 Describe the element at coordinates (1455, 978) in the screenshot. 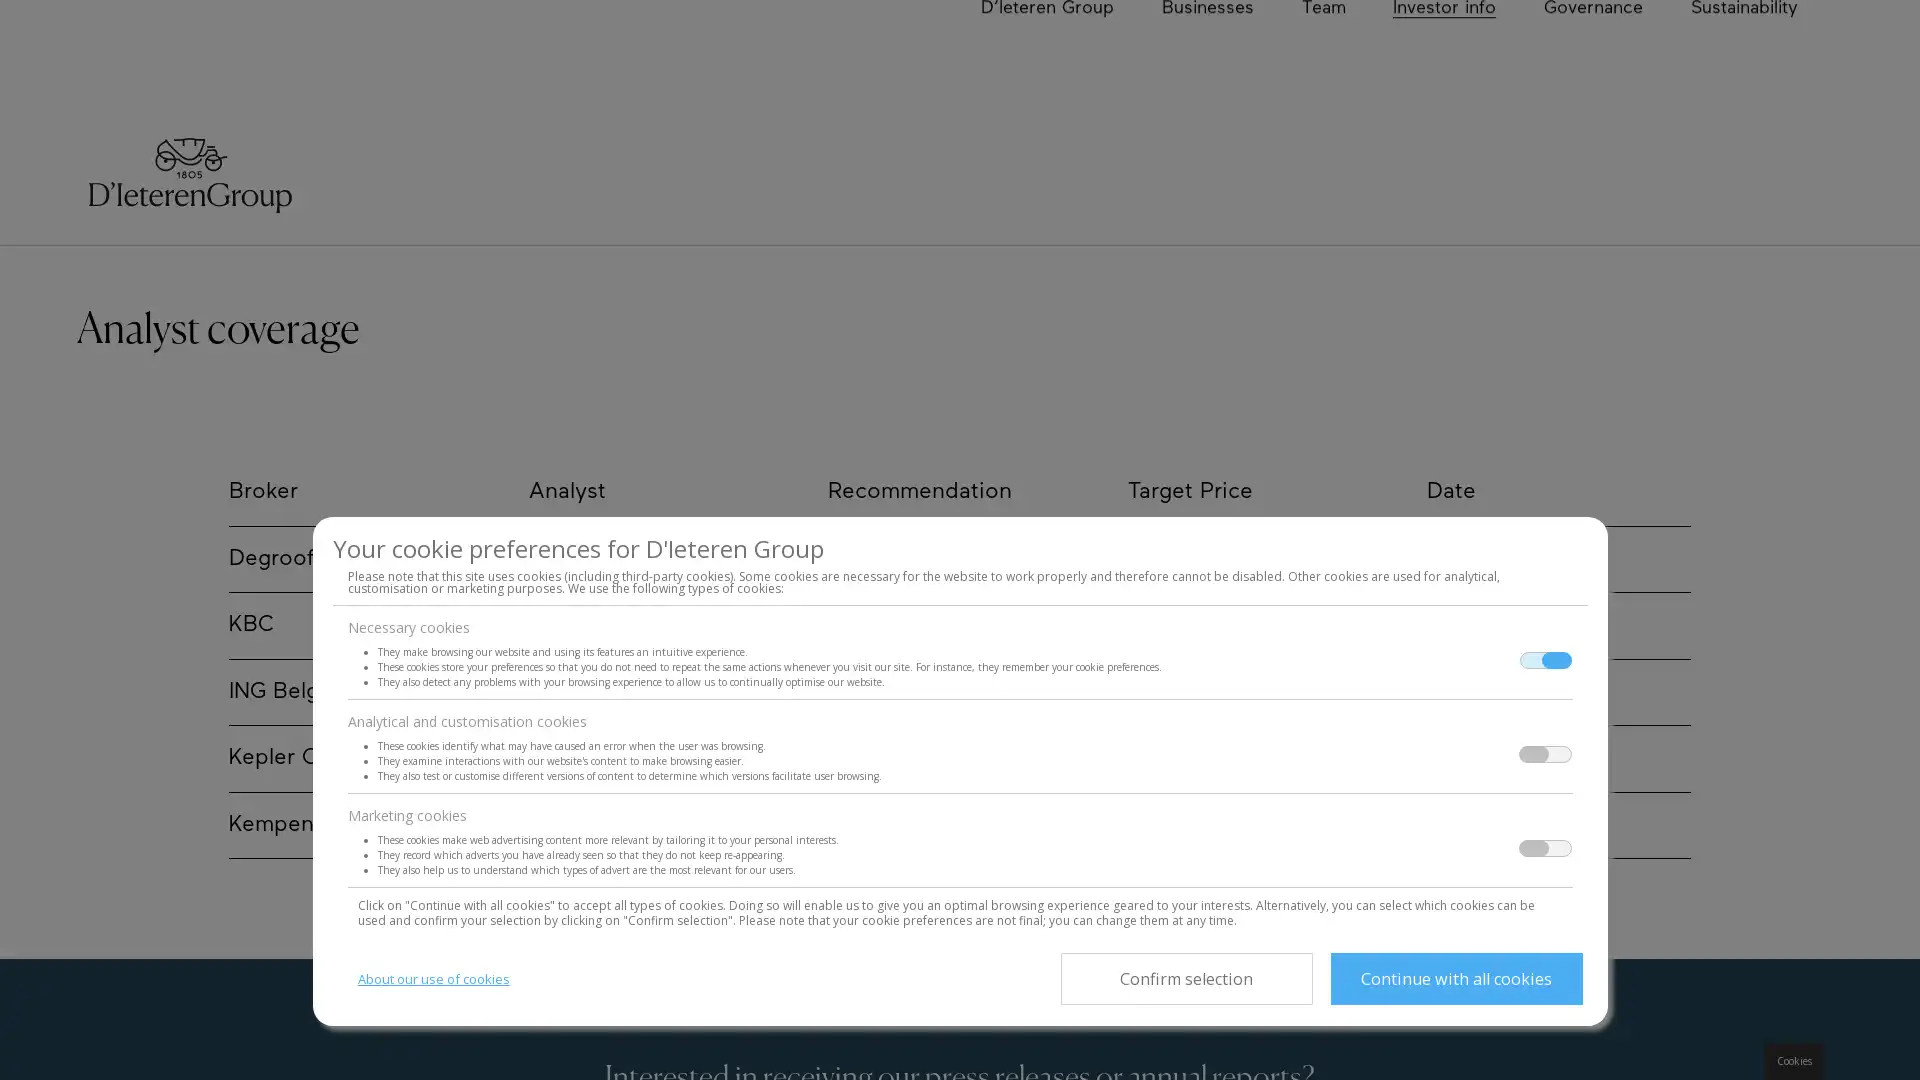

I see `Close Consent Modal` at that location.